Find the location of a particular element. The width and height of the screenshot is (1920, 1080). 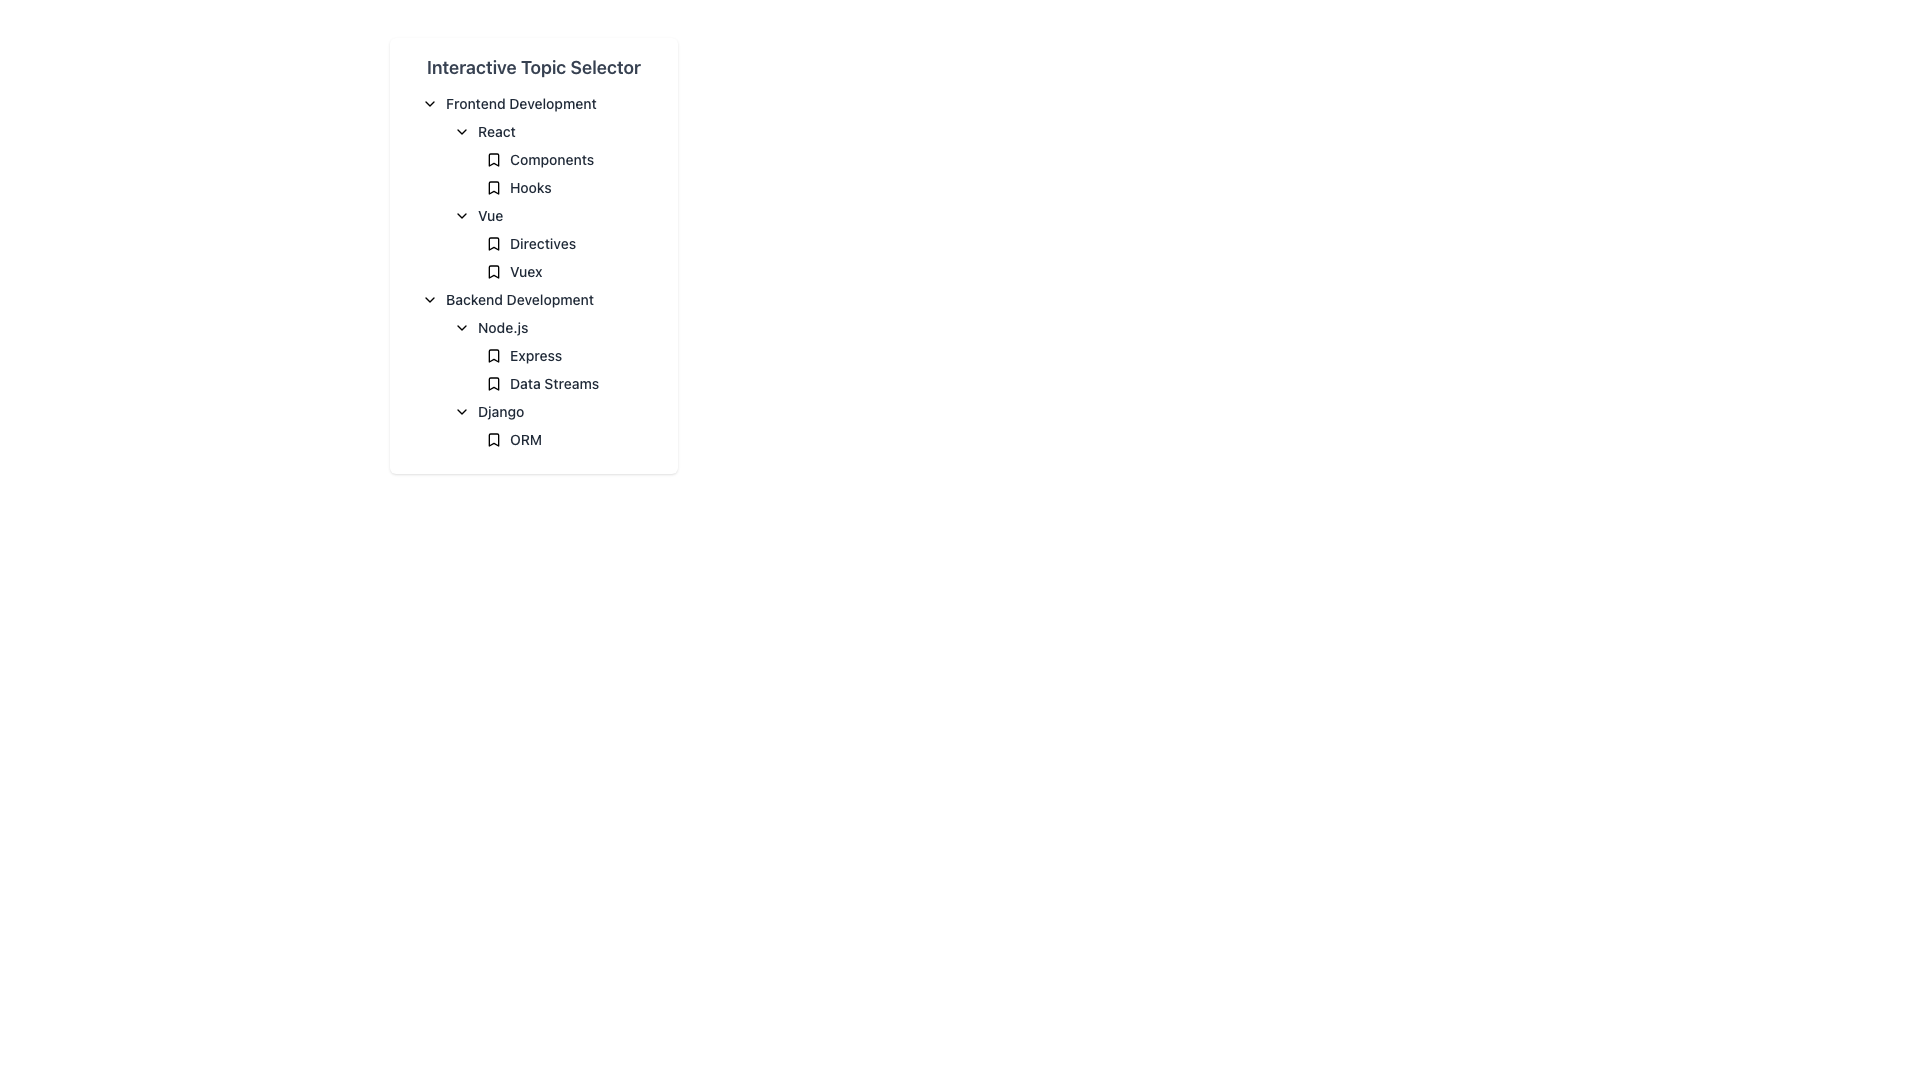

the dropdown indicator icon next to the 'React' label is located at coordinates (460, 131).